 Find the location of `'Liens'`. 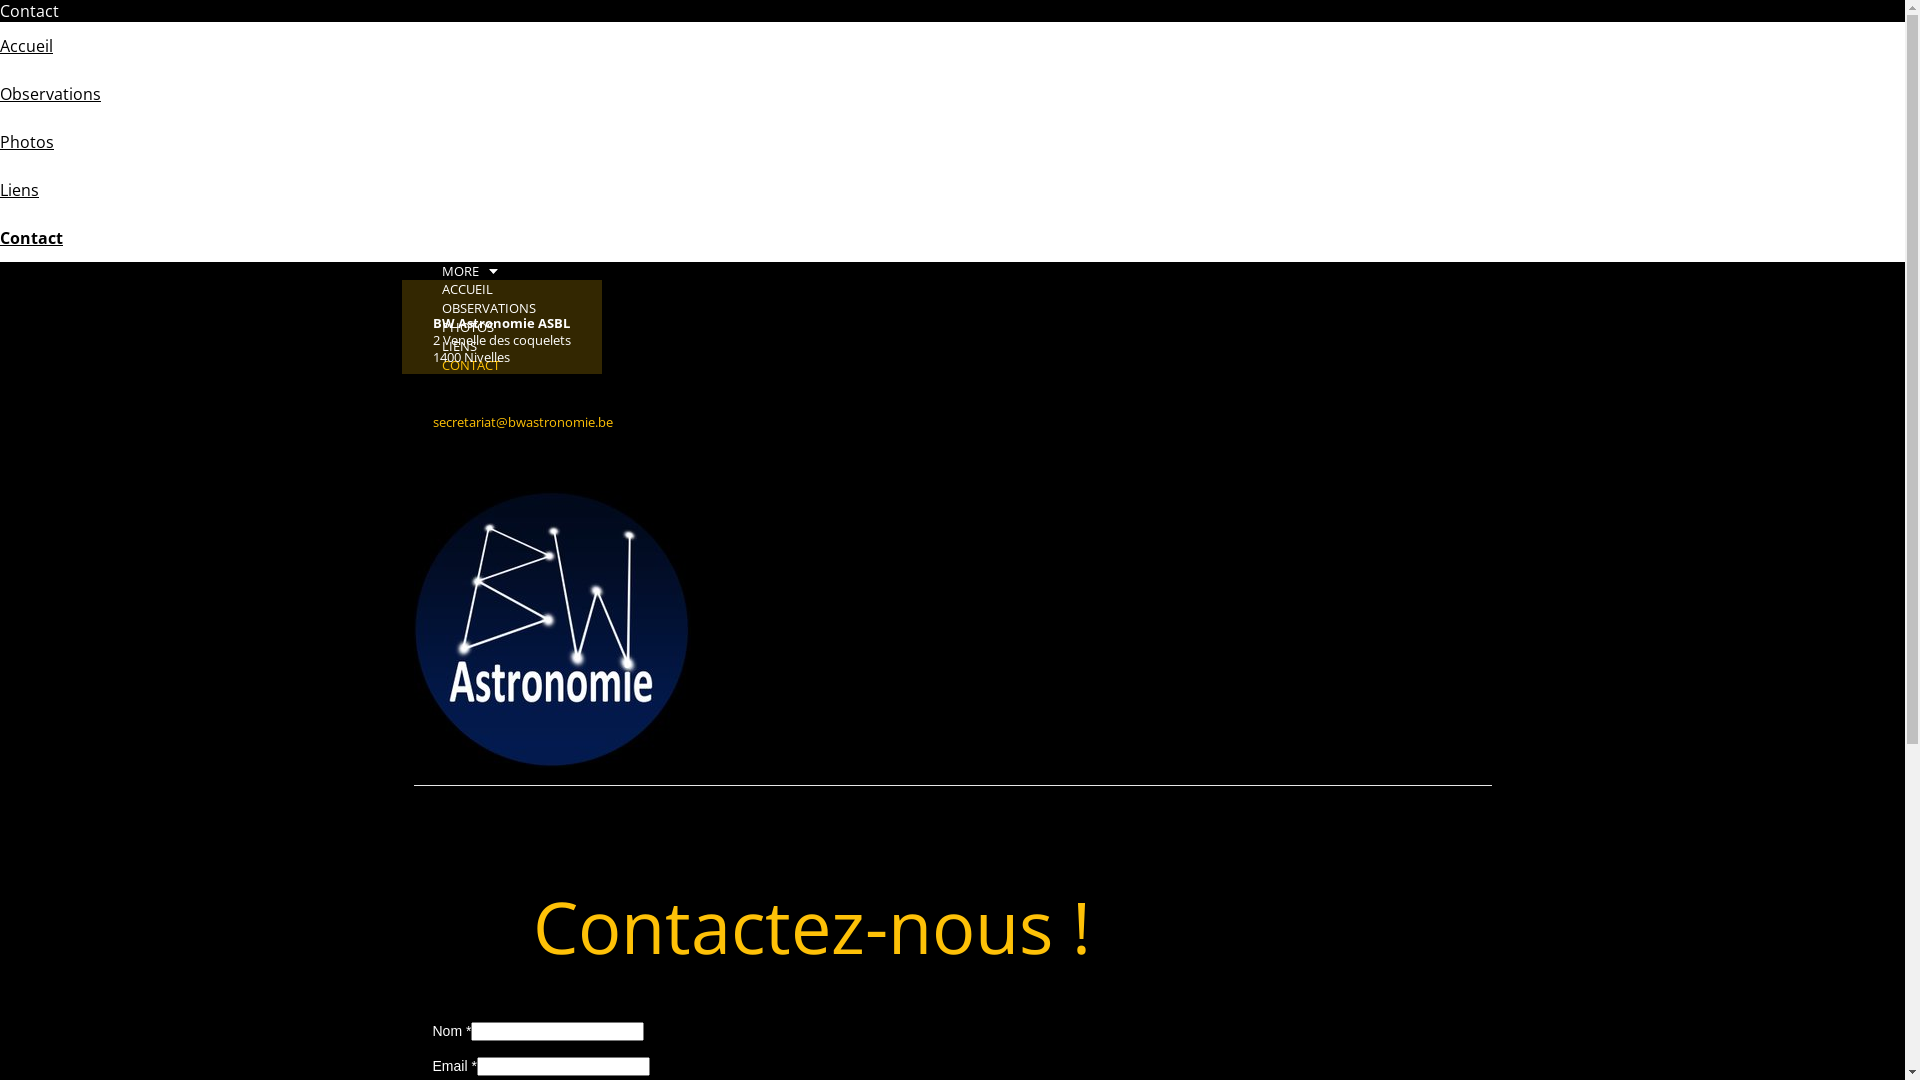

'Liens' is located at coordinates (0, 189).